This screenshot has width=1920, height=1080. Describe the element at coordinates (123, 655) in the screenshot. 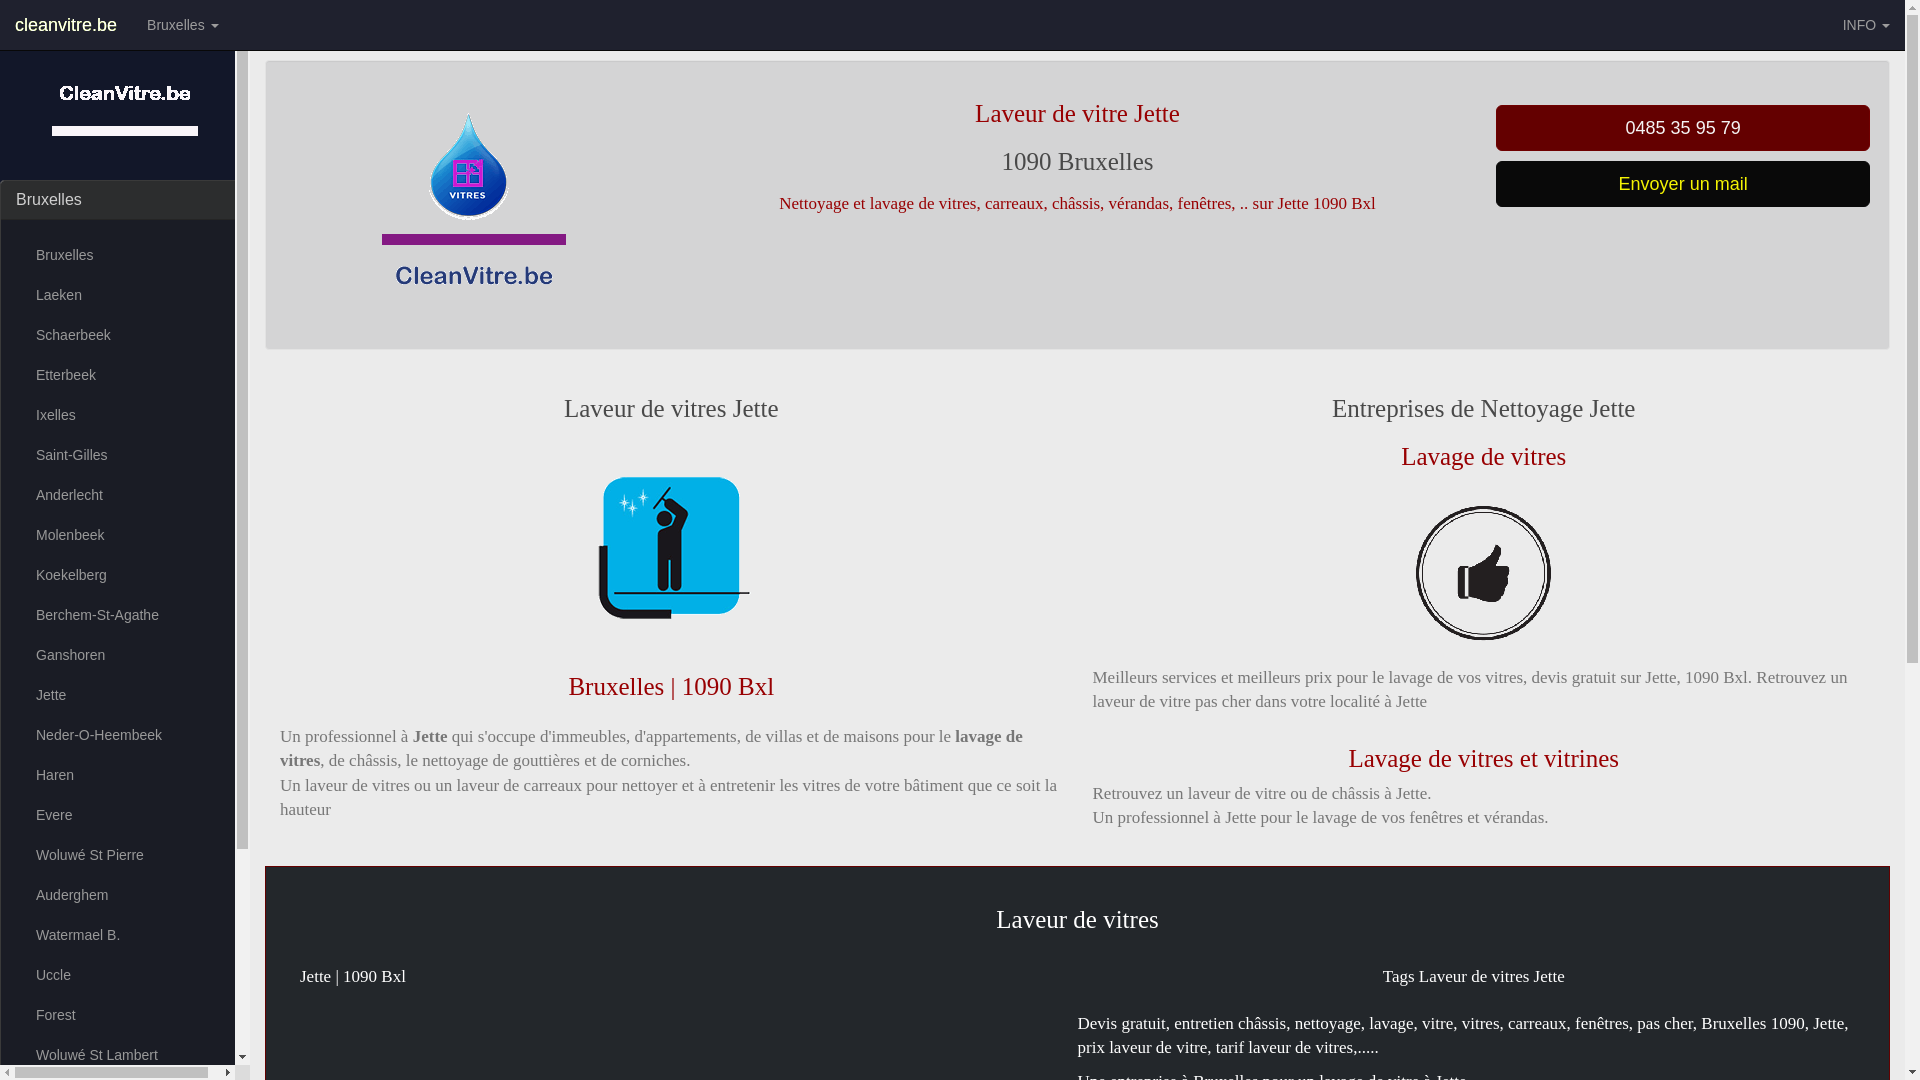

I see `'Ganshoren'` at that location.